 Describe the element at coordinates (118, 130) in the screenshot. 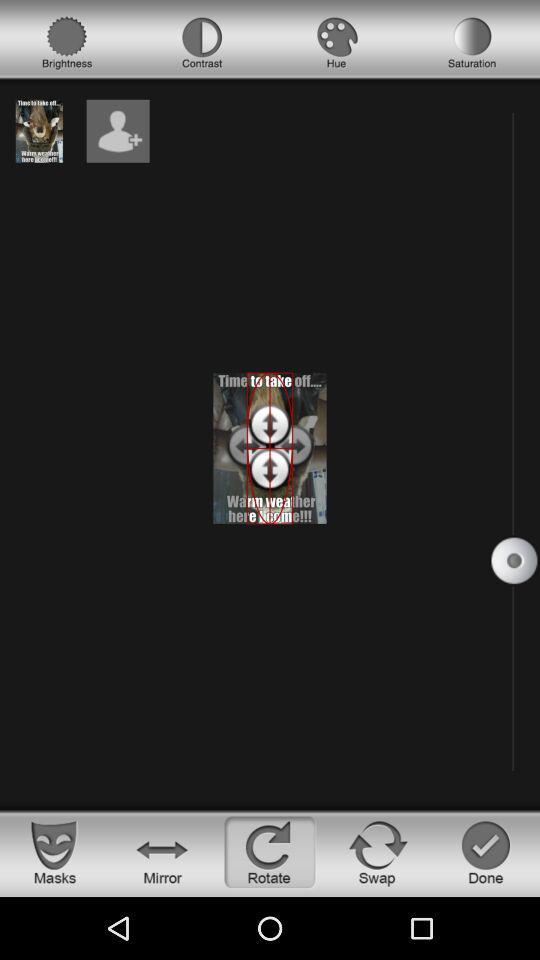

I see `the follow icon` at that location.